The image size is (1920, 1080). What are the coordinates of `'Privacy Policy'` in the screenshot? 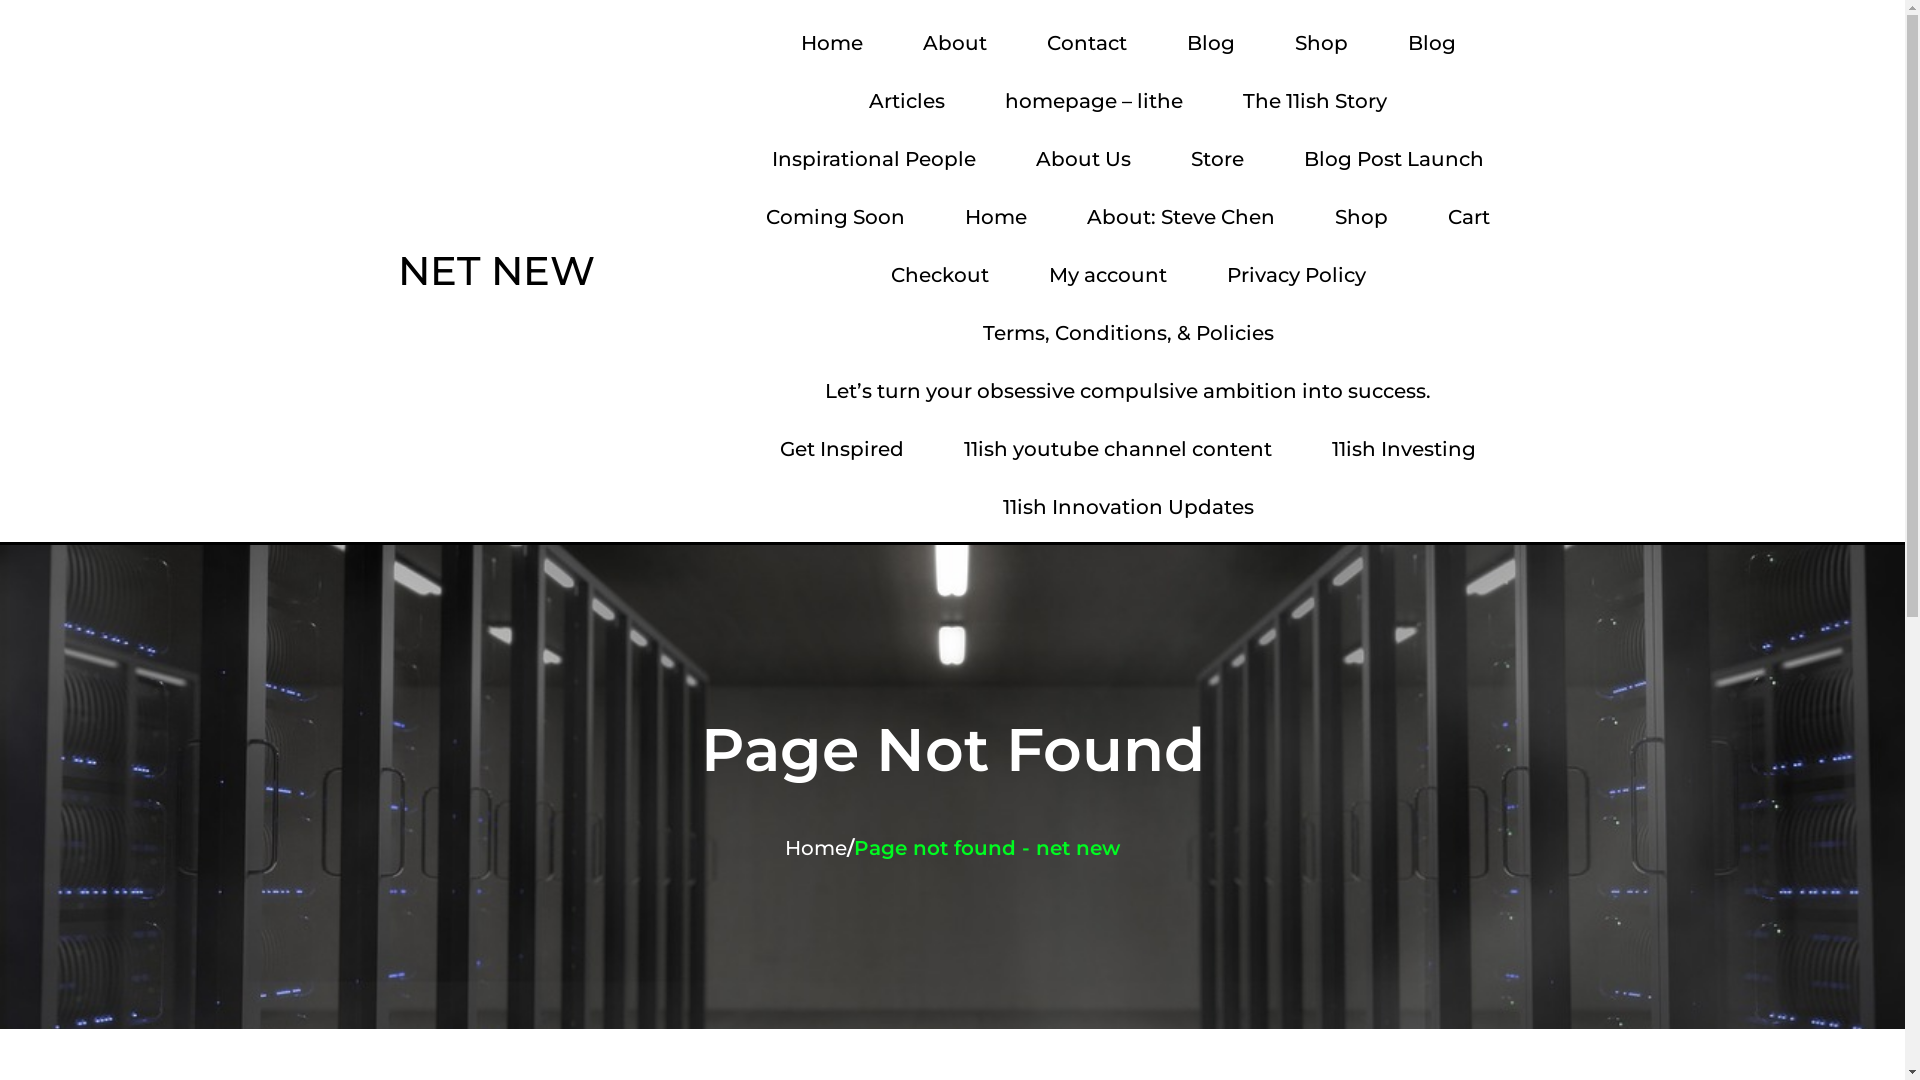 It's located at (1296, 274).